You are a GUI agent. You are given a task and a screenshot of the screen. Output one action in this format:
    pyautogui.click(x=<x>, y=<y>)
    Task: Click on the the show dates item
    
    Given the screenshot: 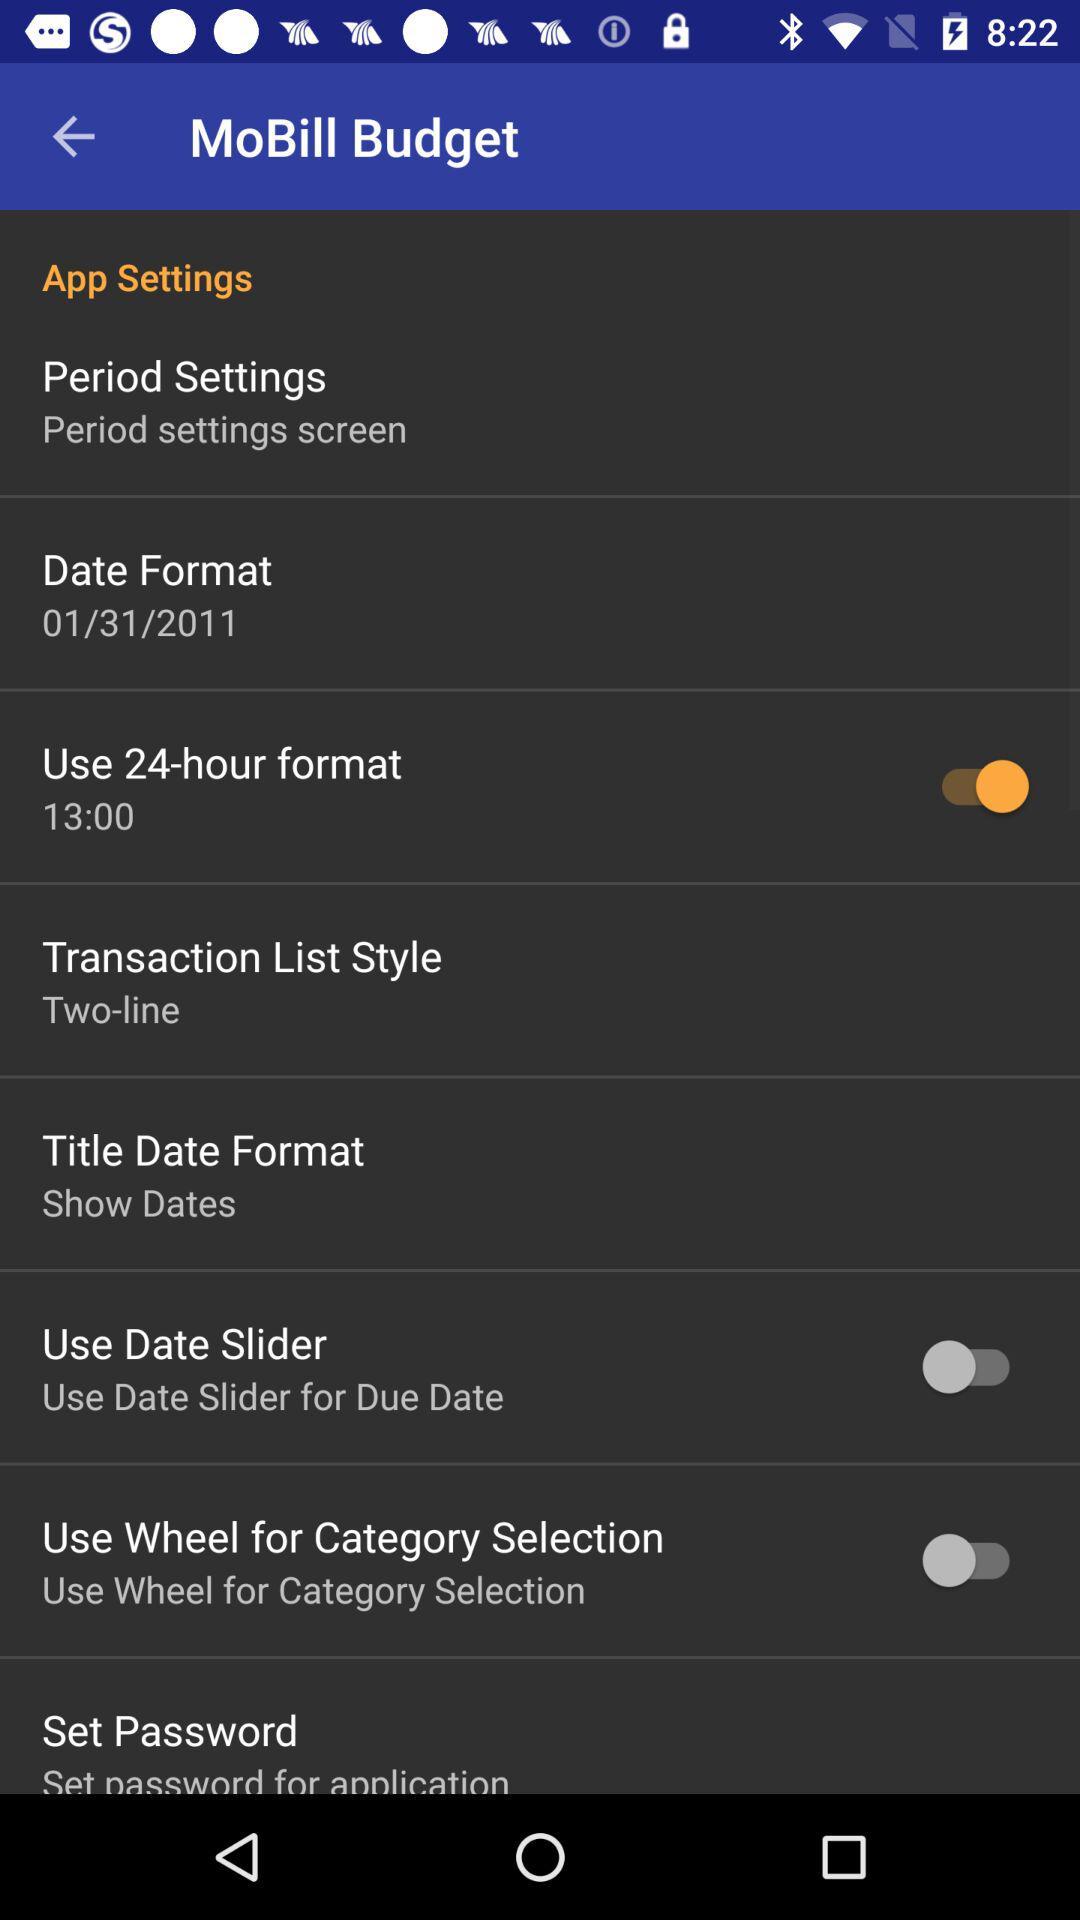 What is the action you would take?
    pyautogui.click(x=138, y=1201)
    